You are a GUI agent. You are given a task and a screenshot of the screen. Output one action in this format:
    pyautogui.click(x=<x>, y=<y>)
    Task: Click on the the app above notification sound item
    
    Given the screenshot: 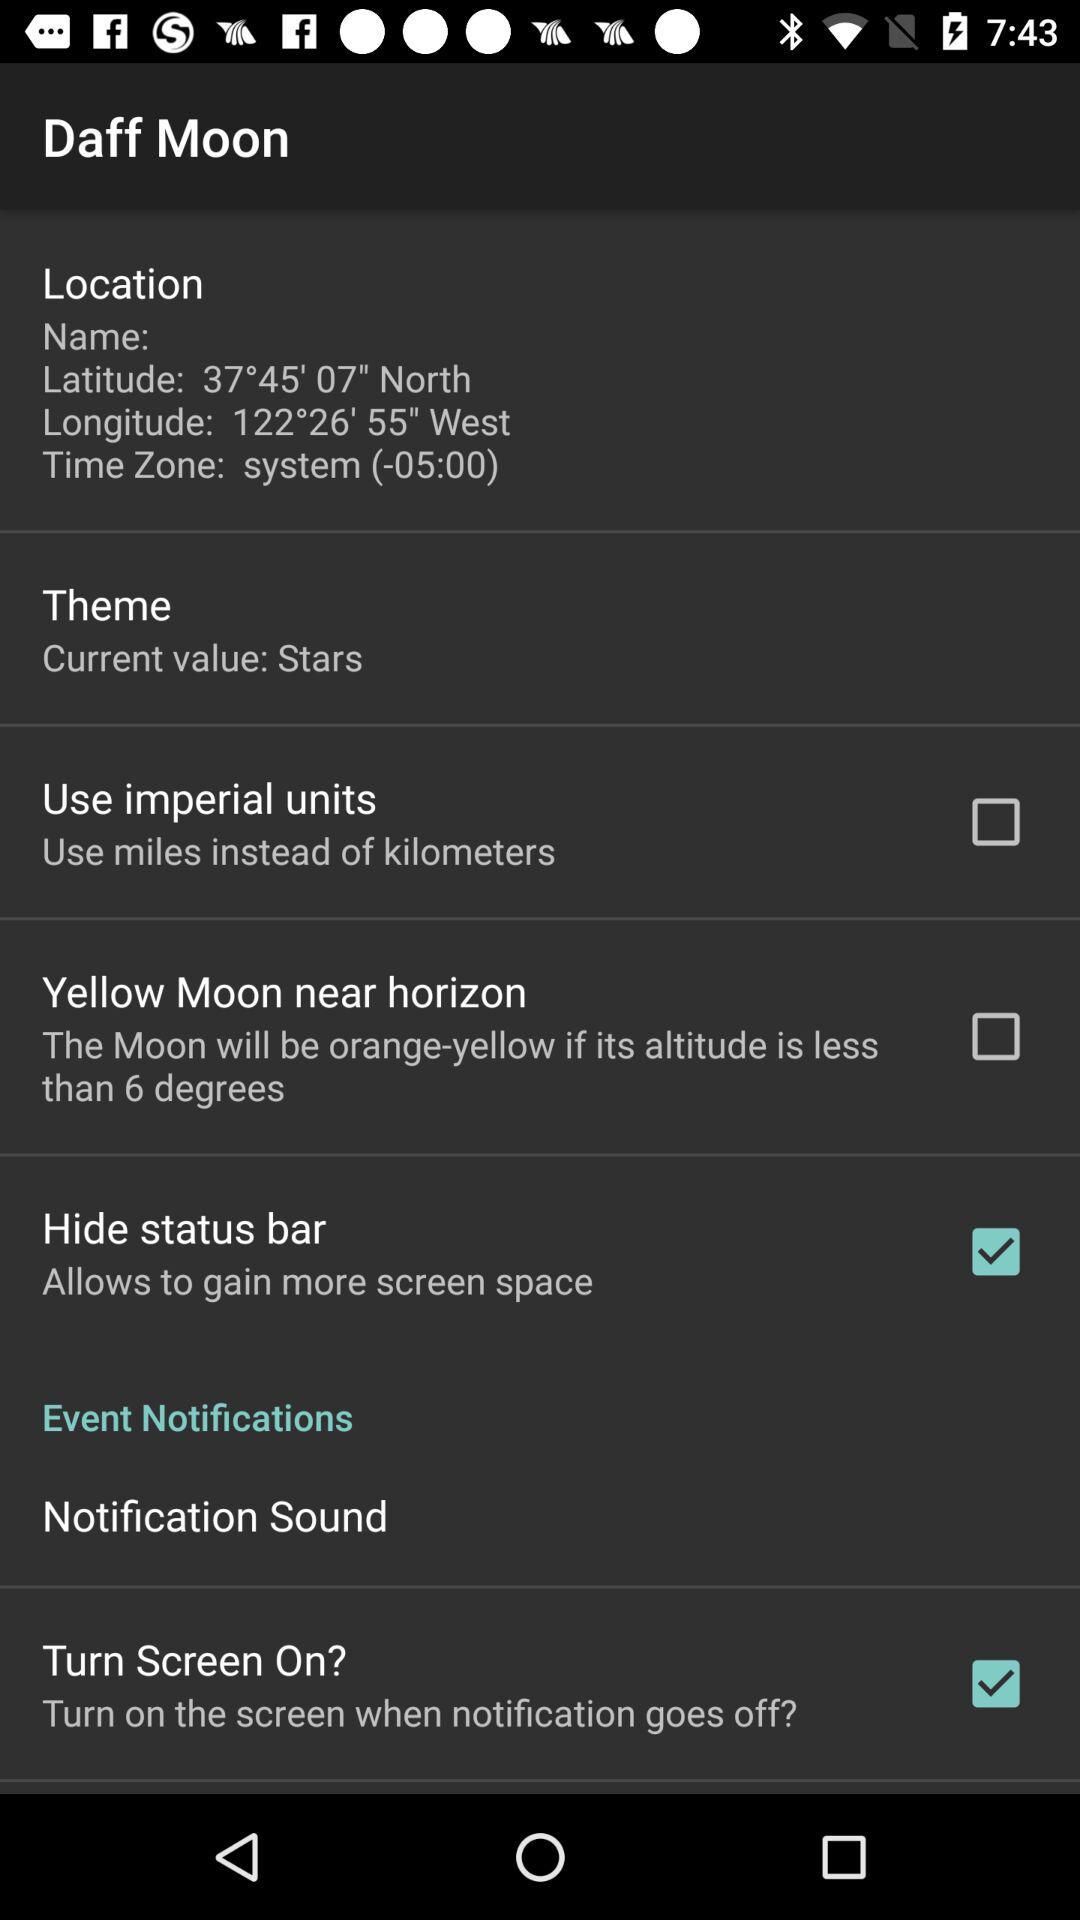 What is the action you would take?
    pyautogui.click(x=540, y=1394)
    